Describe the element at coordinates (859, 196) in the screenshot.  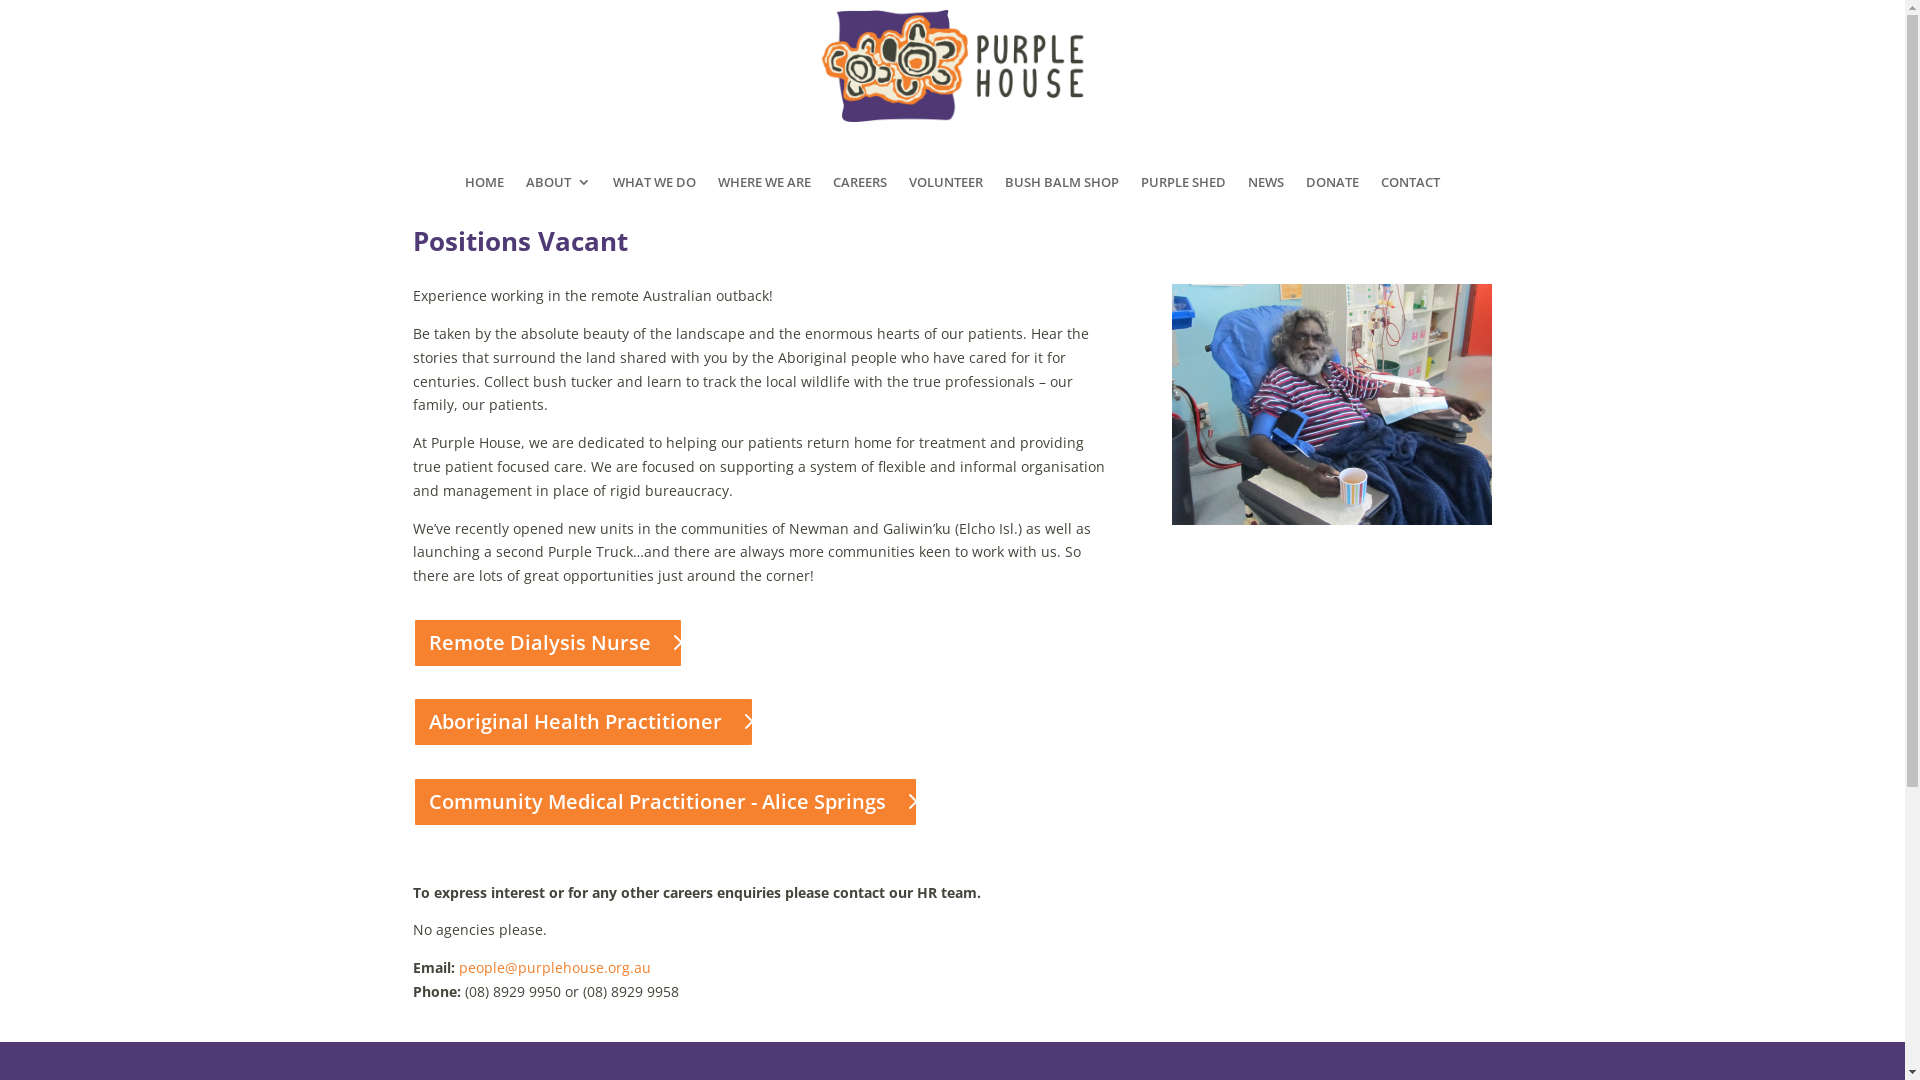
I see `'CAREERS'` at that location.